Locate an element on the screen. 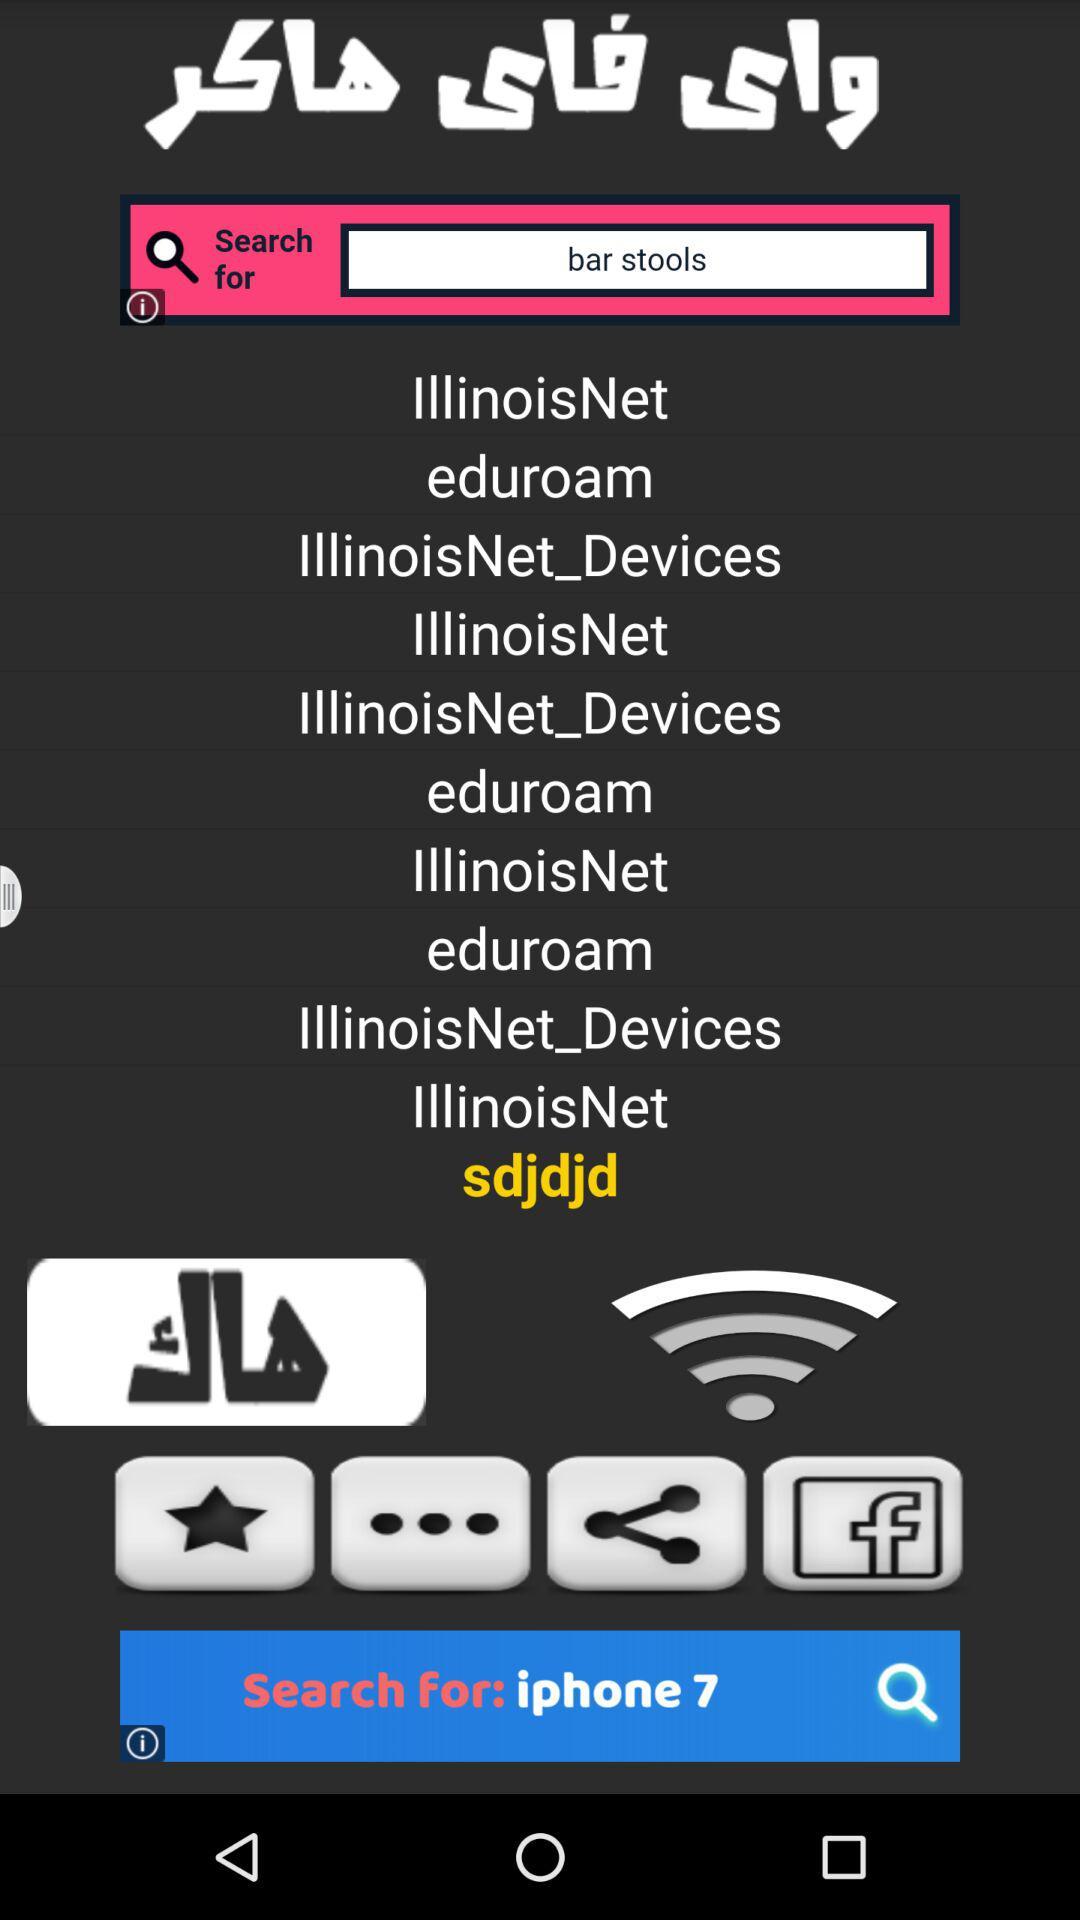 The width and height of the screenshot is (1080, 1920). search is located at coordinates (540, 258).